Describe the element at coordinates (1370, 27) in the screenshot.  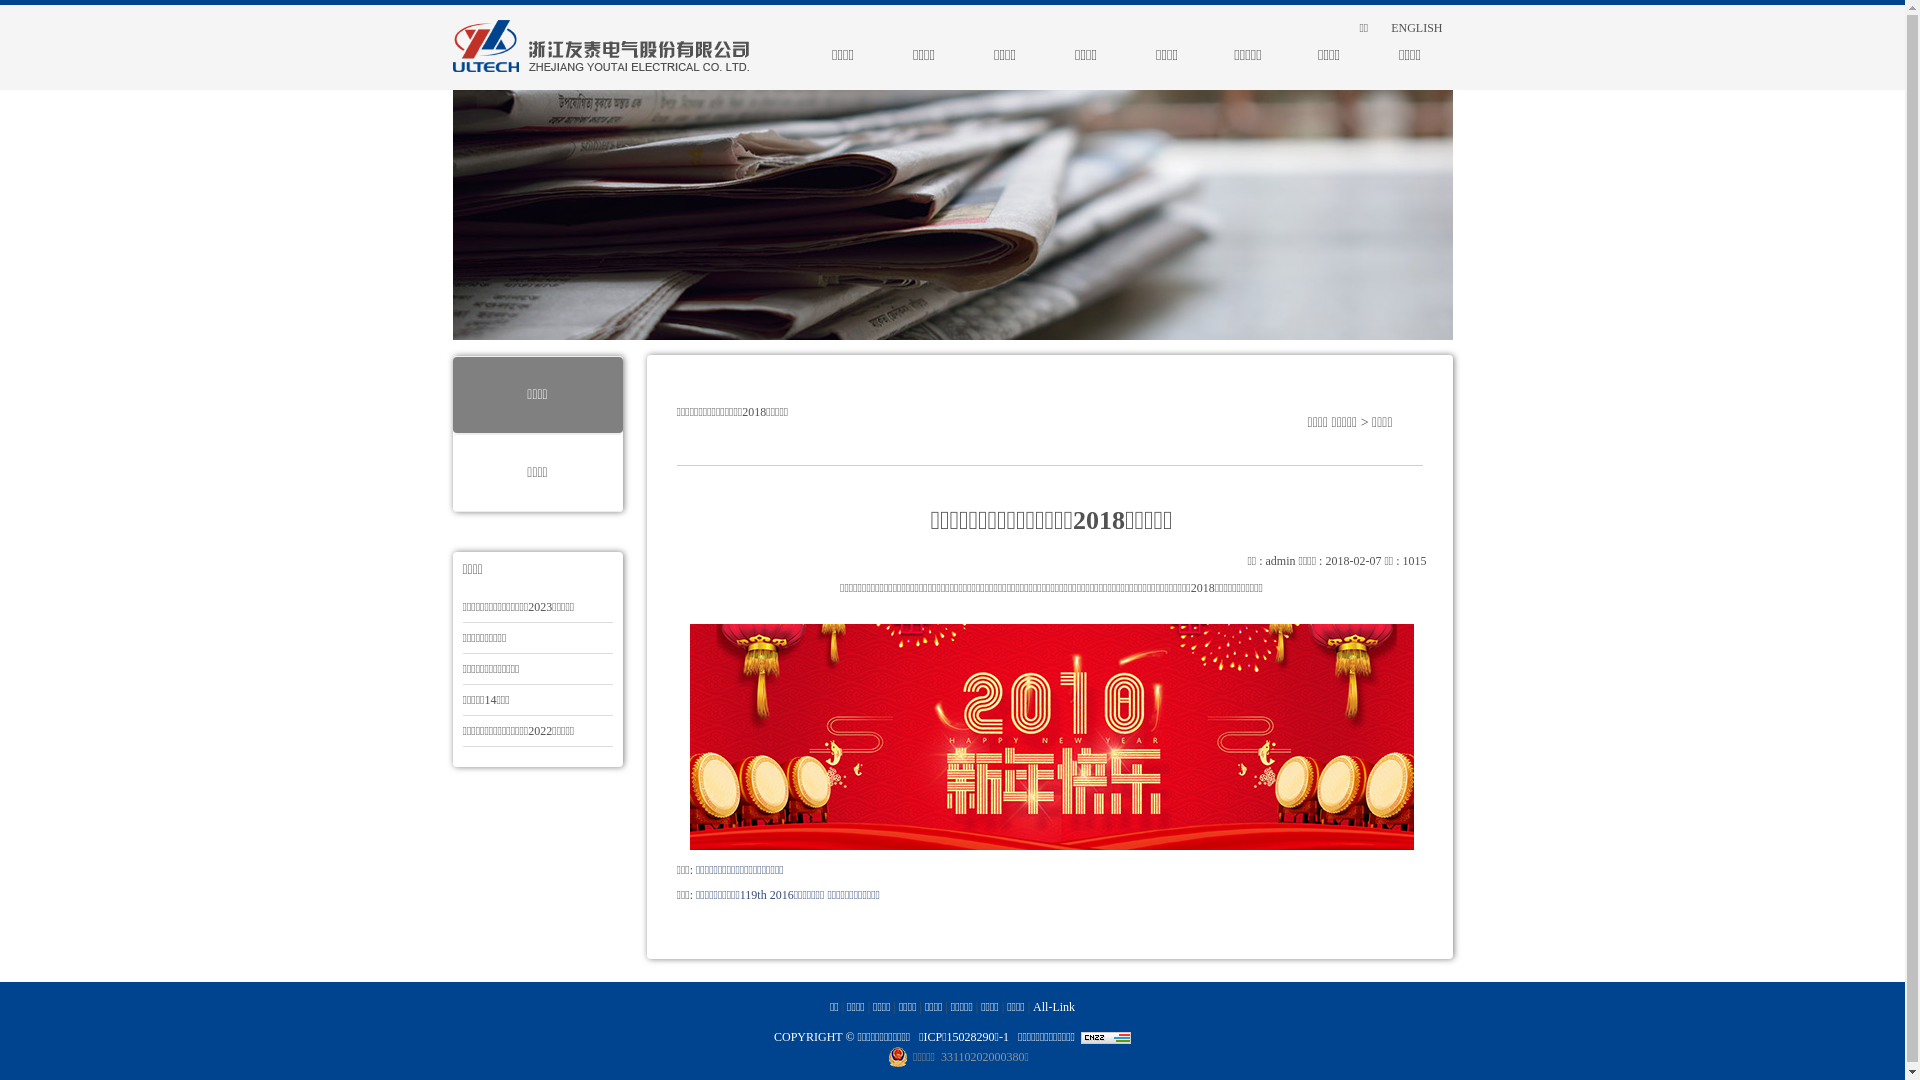
I see `'ENGLISH'` at that location.